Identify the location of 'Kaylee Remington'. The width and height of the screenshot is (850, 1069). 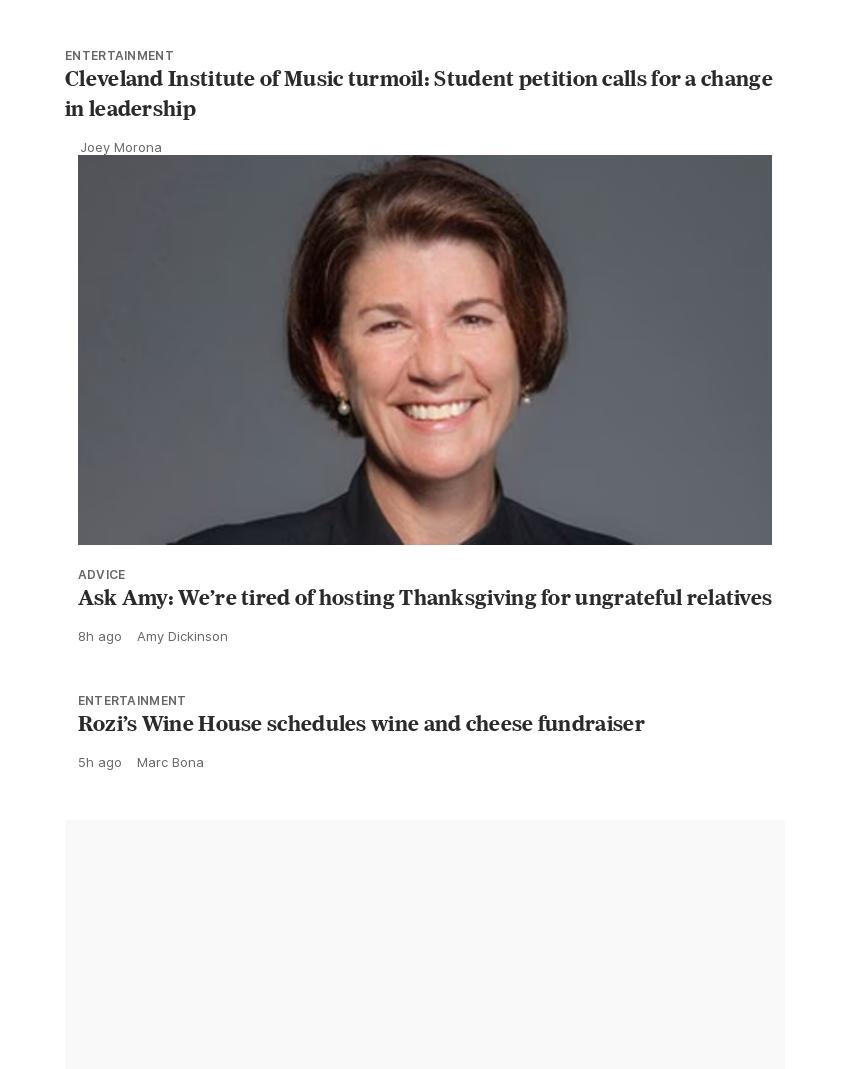
(187, 33).